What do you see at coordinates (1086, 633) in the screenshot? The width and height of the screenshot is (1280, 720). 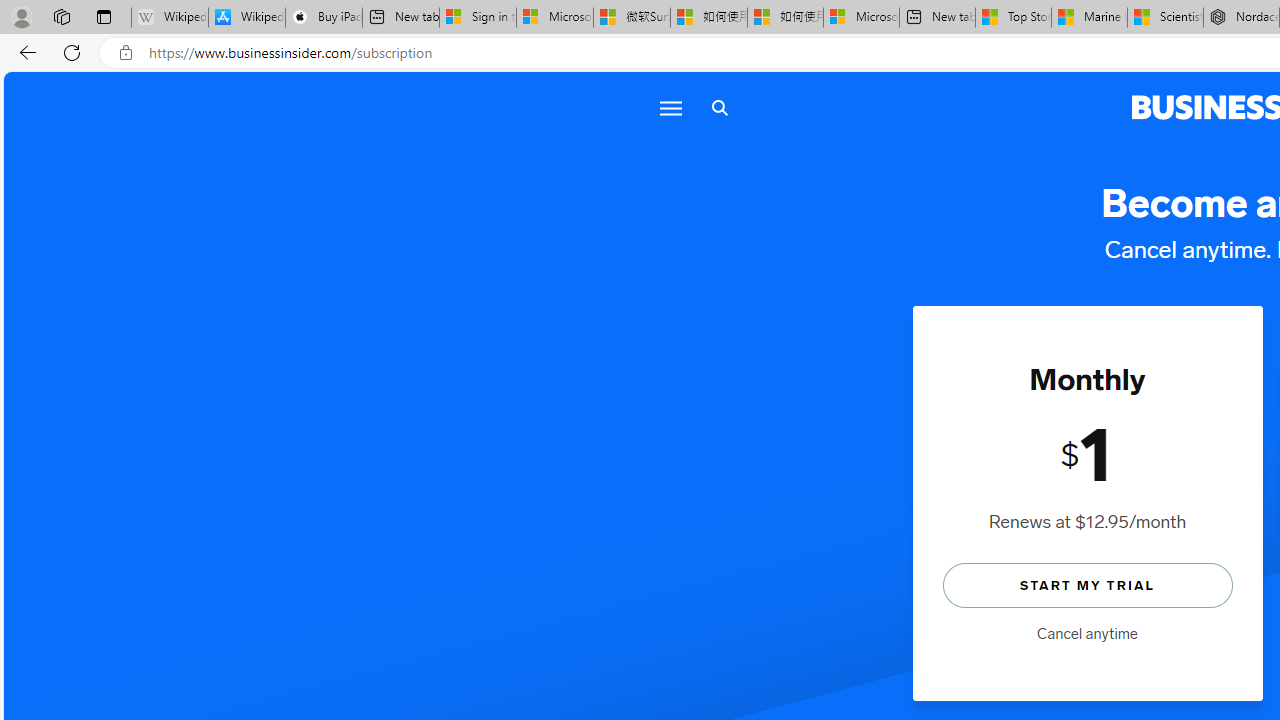 I see `'Cancel anytime'` at bounding box center [1086, 633].